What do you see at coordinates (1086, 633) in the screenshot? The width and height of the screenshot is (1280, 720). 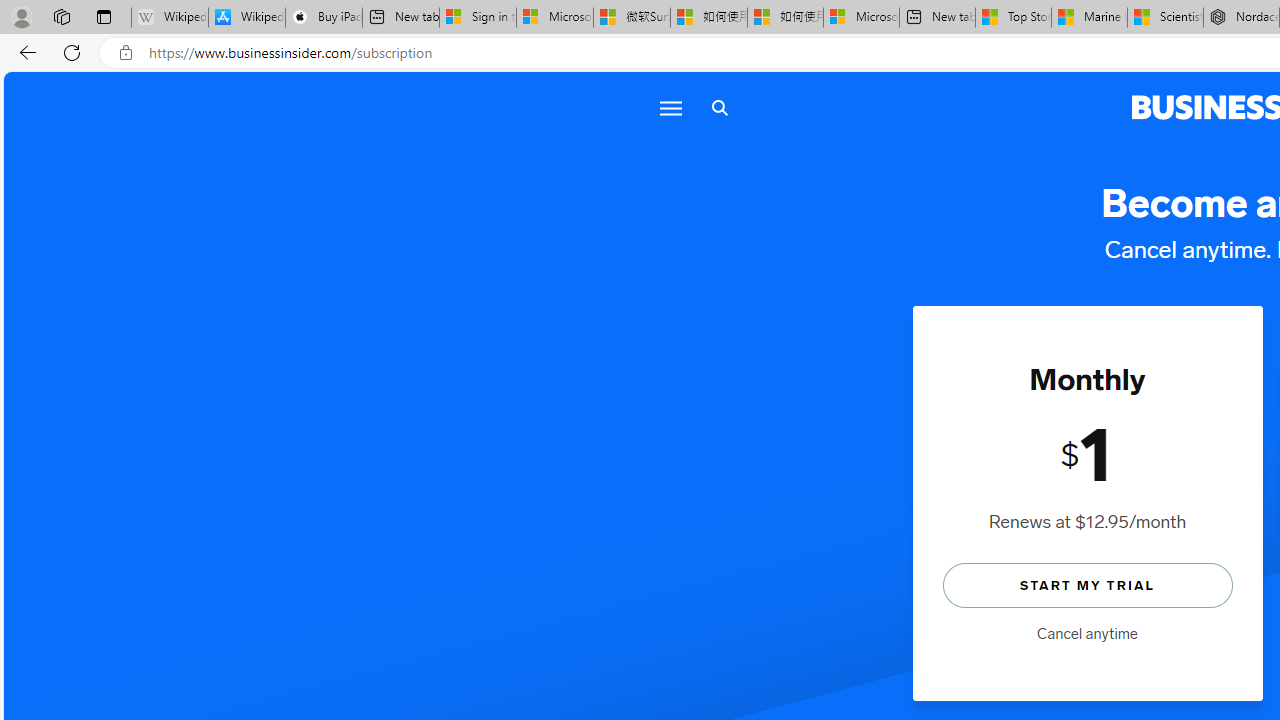 I see `'Cancel anytime'` at bounding box center [1086, 633].